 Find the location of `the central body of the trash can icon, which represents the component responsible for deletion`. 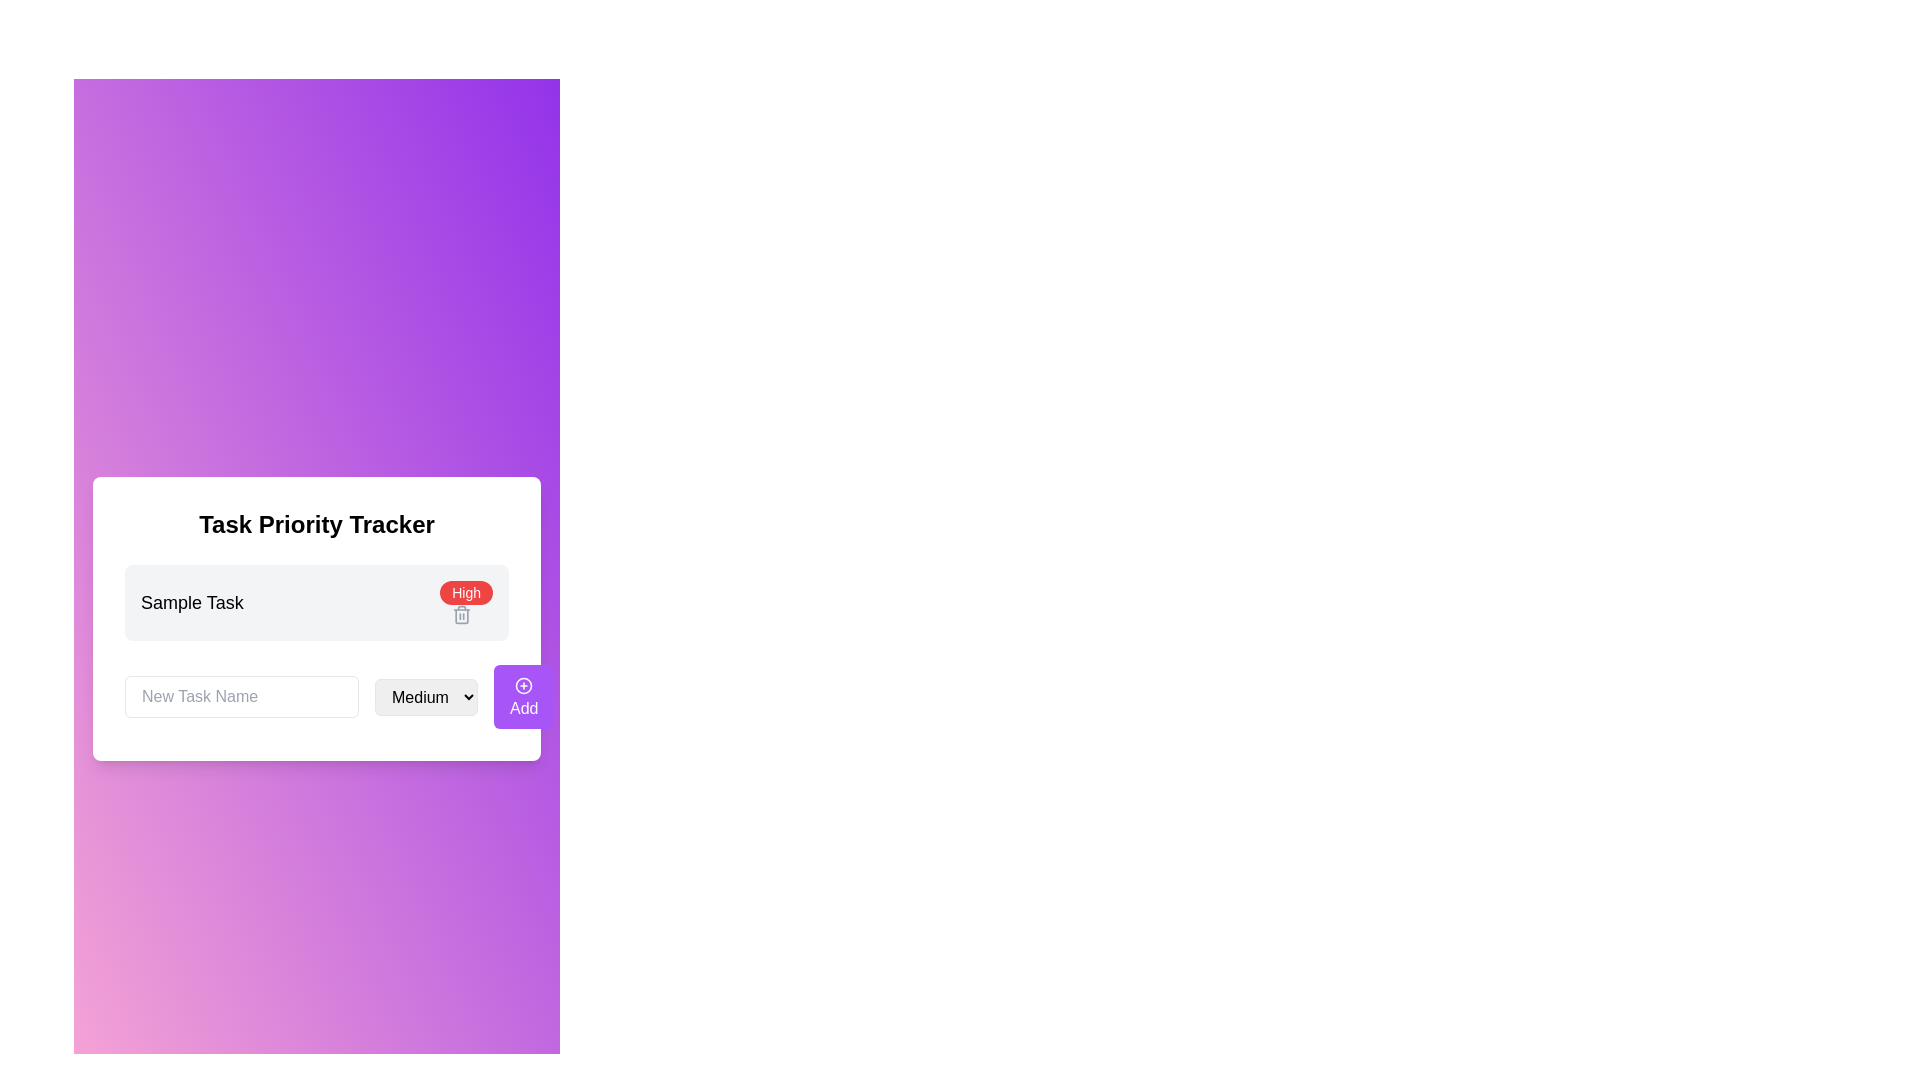

the central body of the trash can icon, which represents the component responsible for deletion is located at coordinates (461, 615).